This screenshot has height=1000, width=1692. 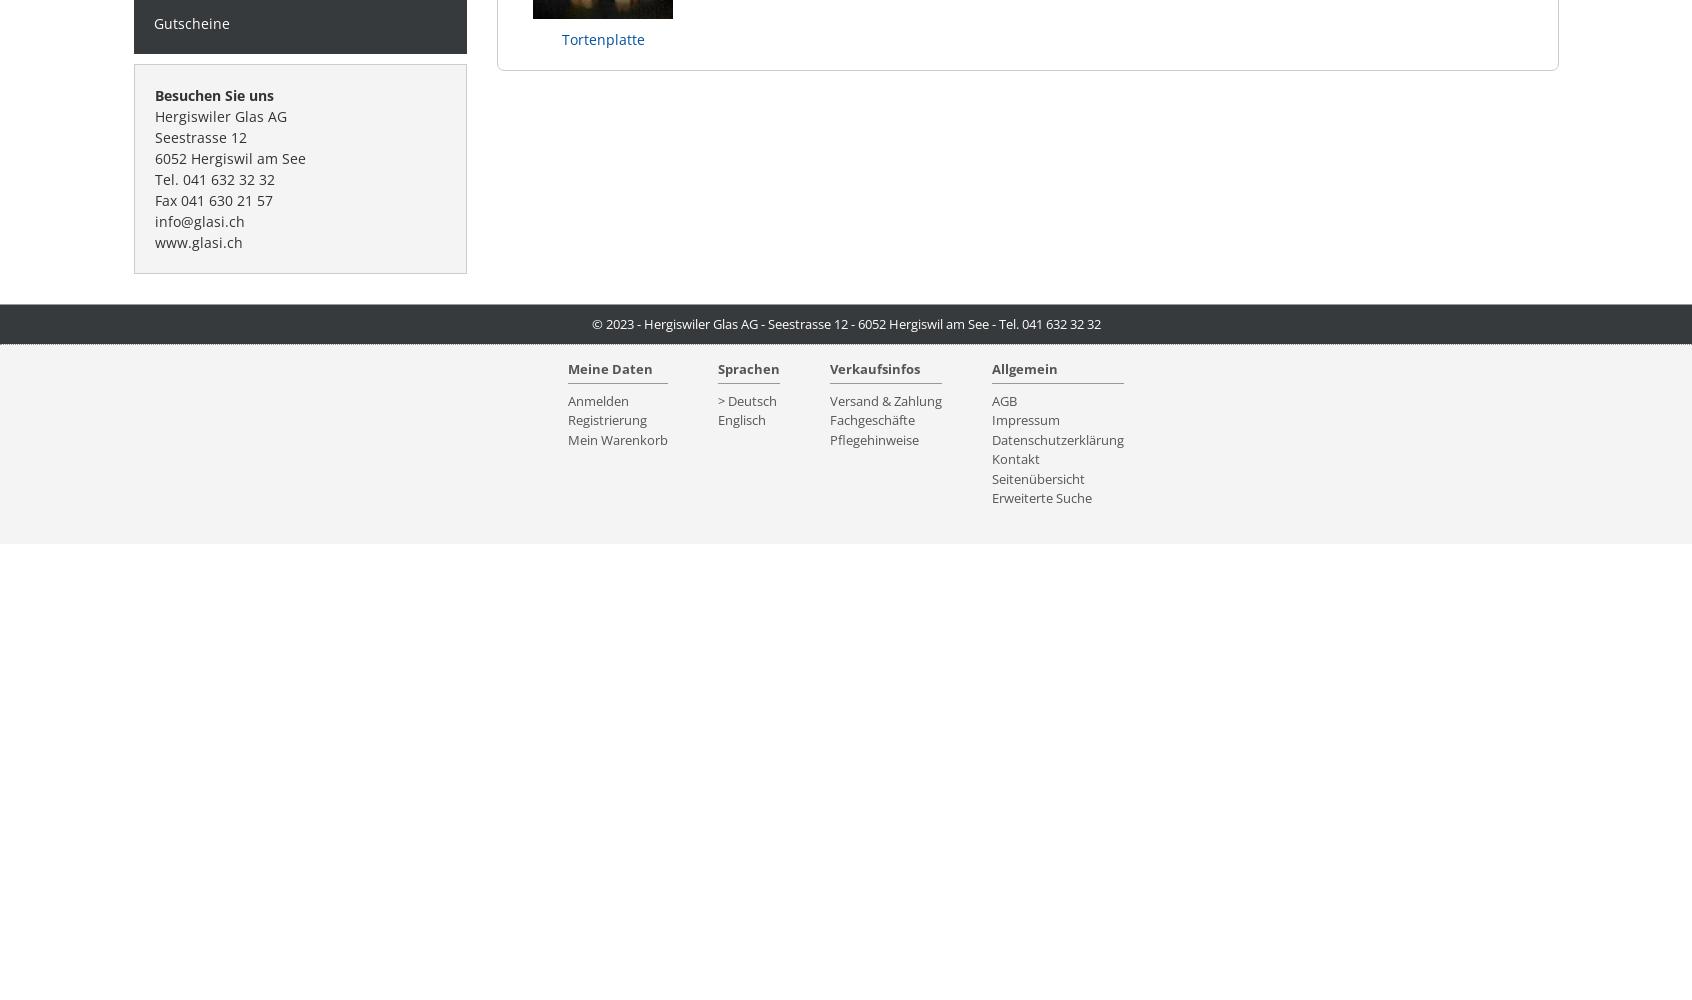 I want to click on 'Fachgeschäfte', so click(x=871, y=420).